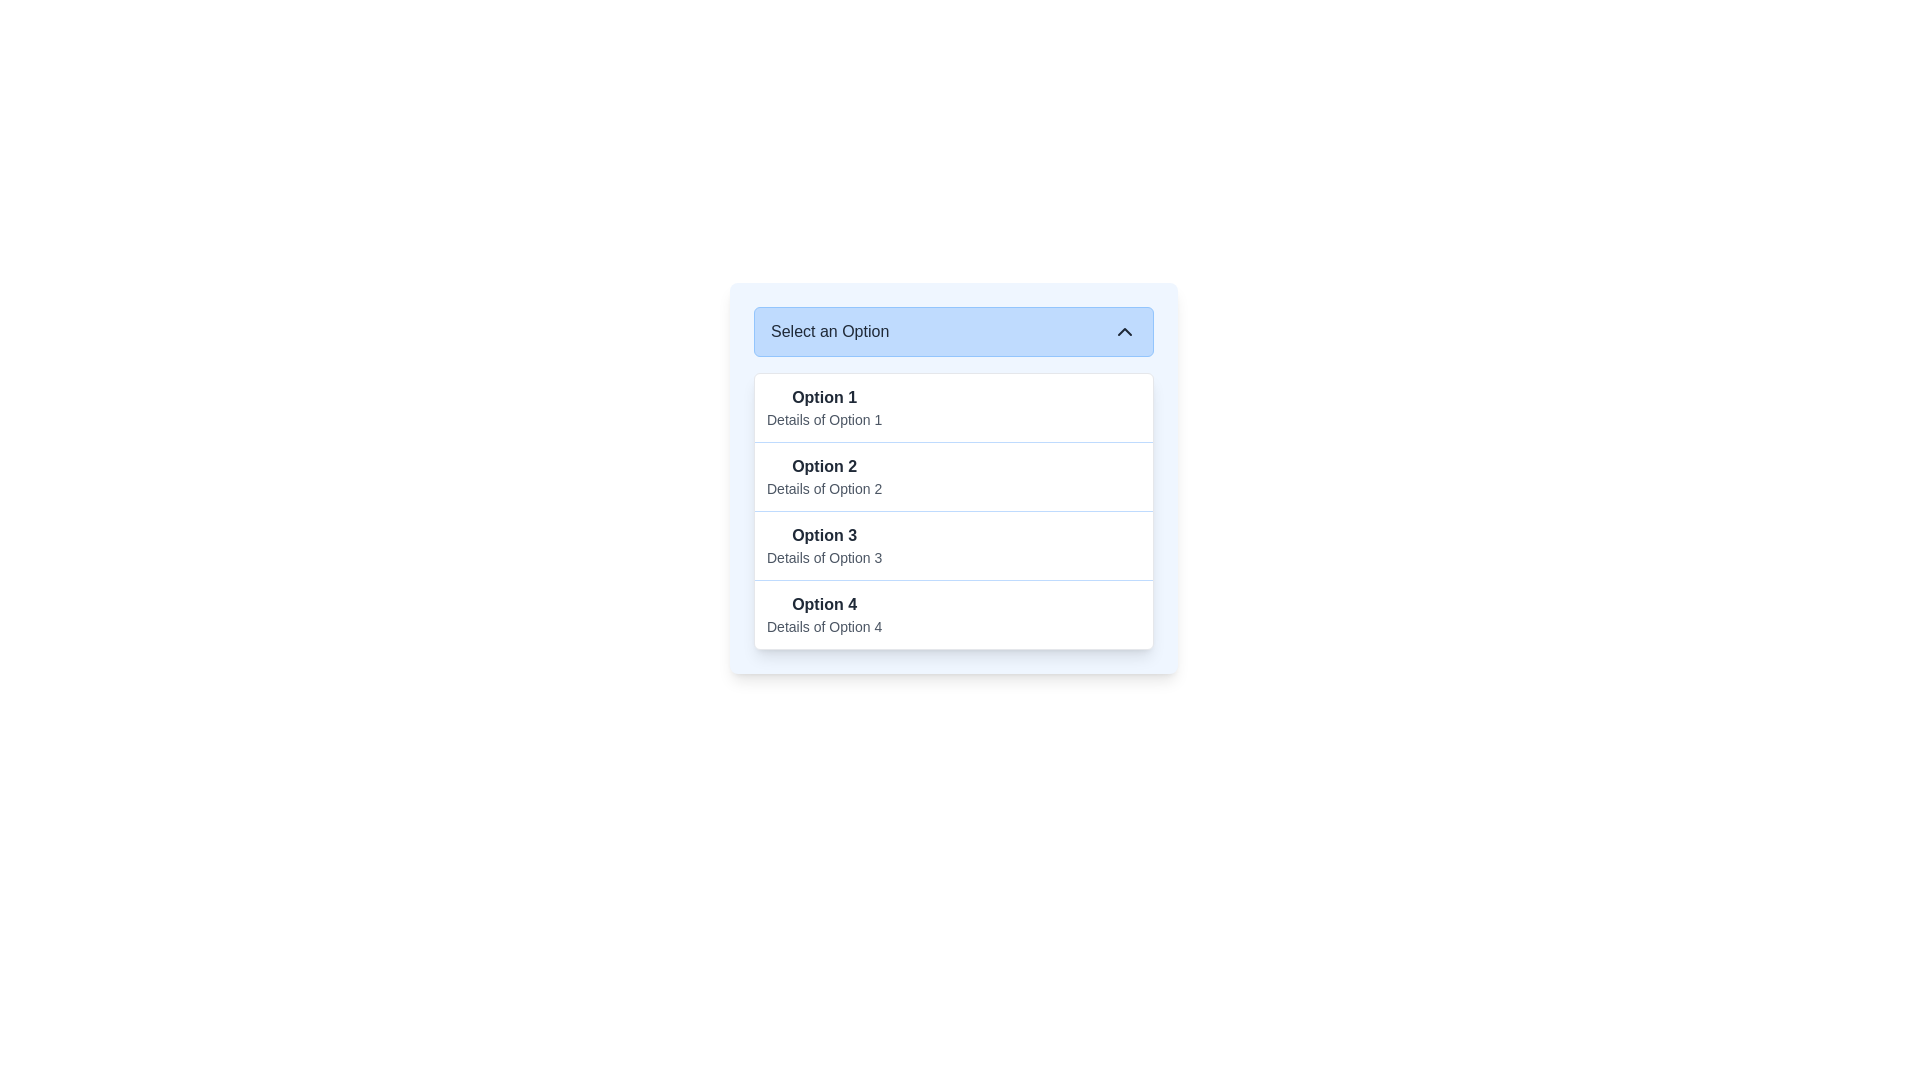 The height and width of the screenshot is (1080, 1920). What do you see at coordinates (824, 419) in the screenshot?
I see `the text label that reads 'Details of Option 1', which is styled in gray and located directly underneath the title 'Option 1' in the dropdown menu` at bounding box center [824, 419].